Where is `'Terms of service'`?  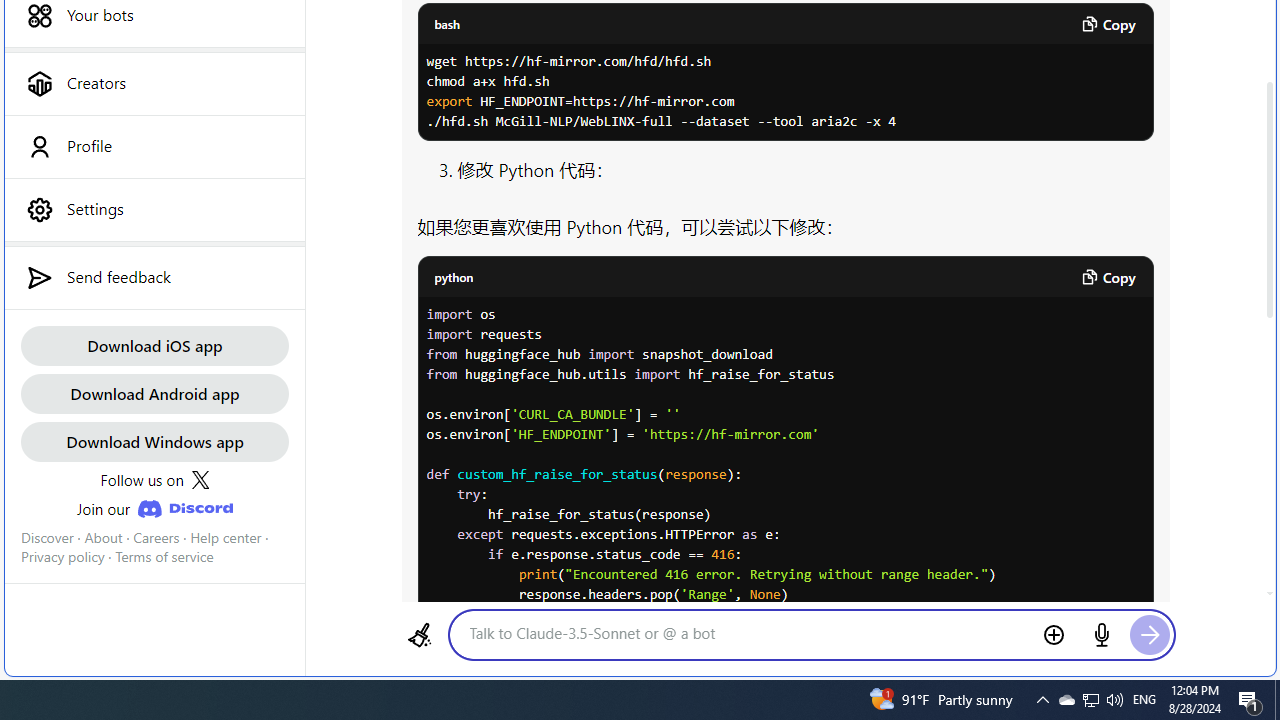
'Terms of service' is located at coordinates (164, 557).